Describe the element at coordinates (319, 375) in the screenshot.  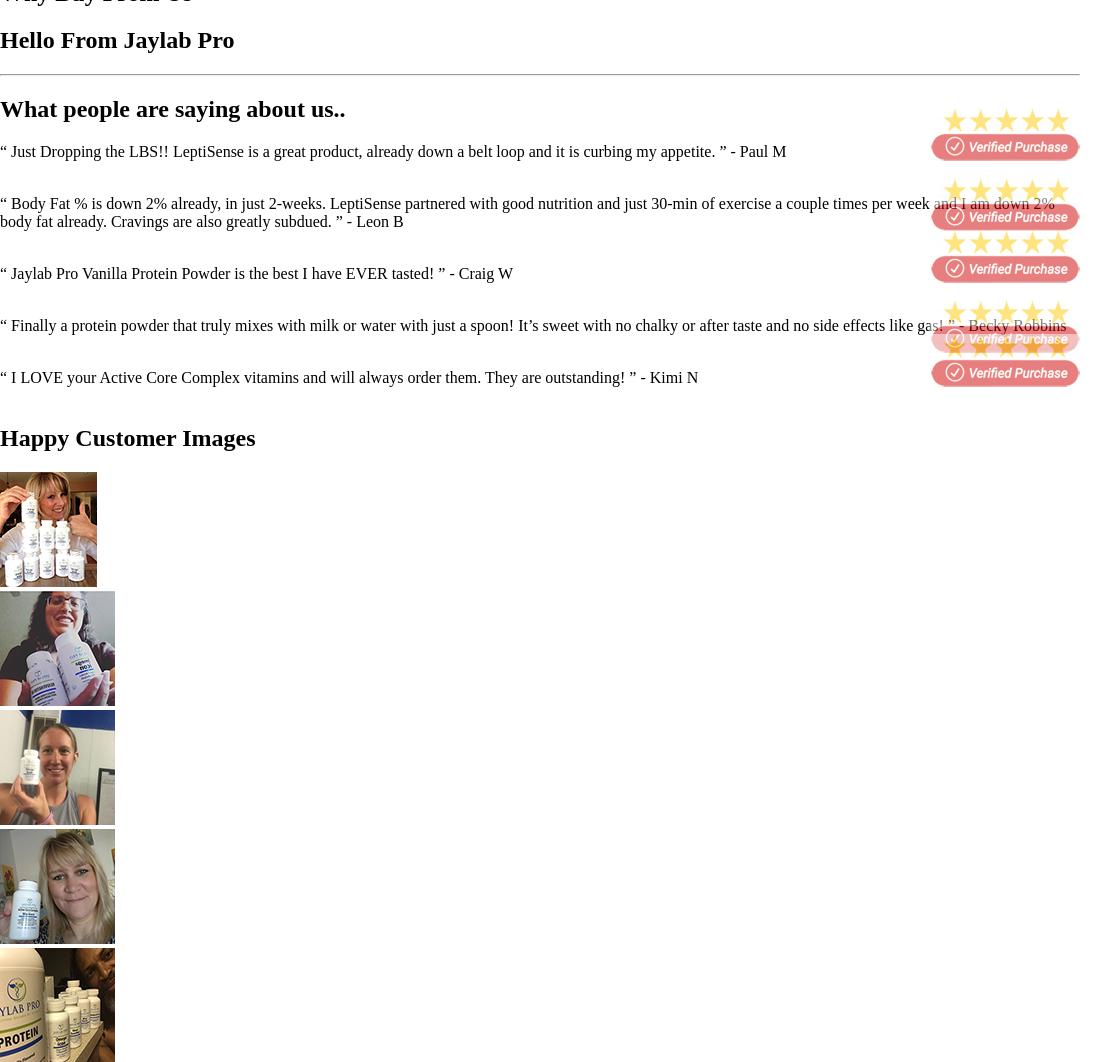
I see `'“ I LOVE your Active Core Complex vitamins and will always order them.  They are outstanding! ”'` at that location.